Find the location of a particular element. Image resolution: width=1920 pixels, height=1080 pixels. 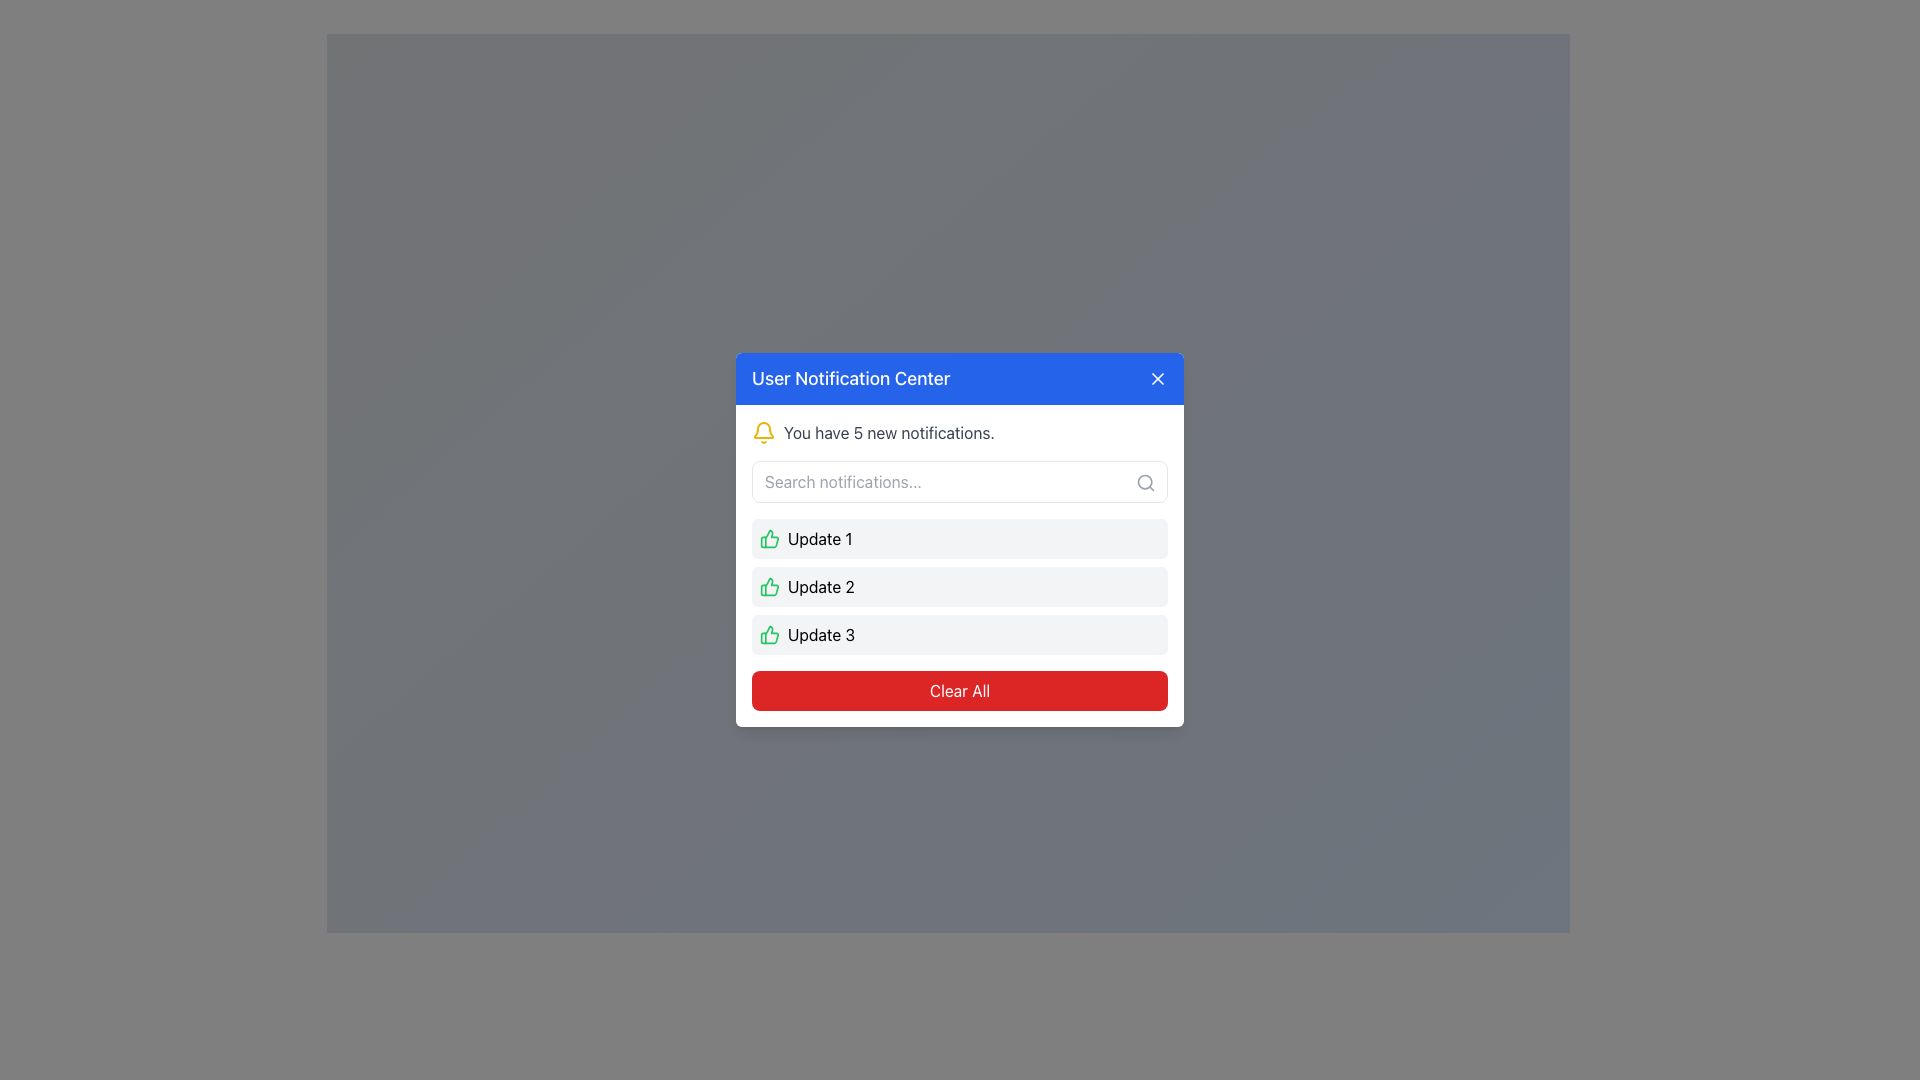

the approved state icon located to the left of the text 'Update 3' in the third notification item of the User Notification Center is located at coordinates (768, 635).